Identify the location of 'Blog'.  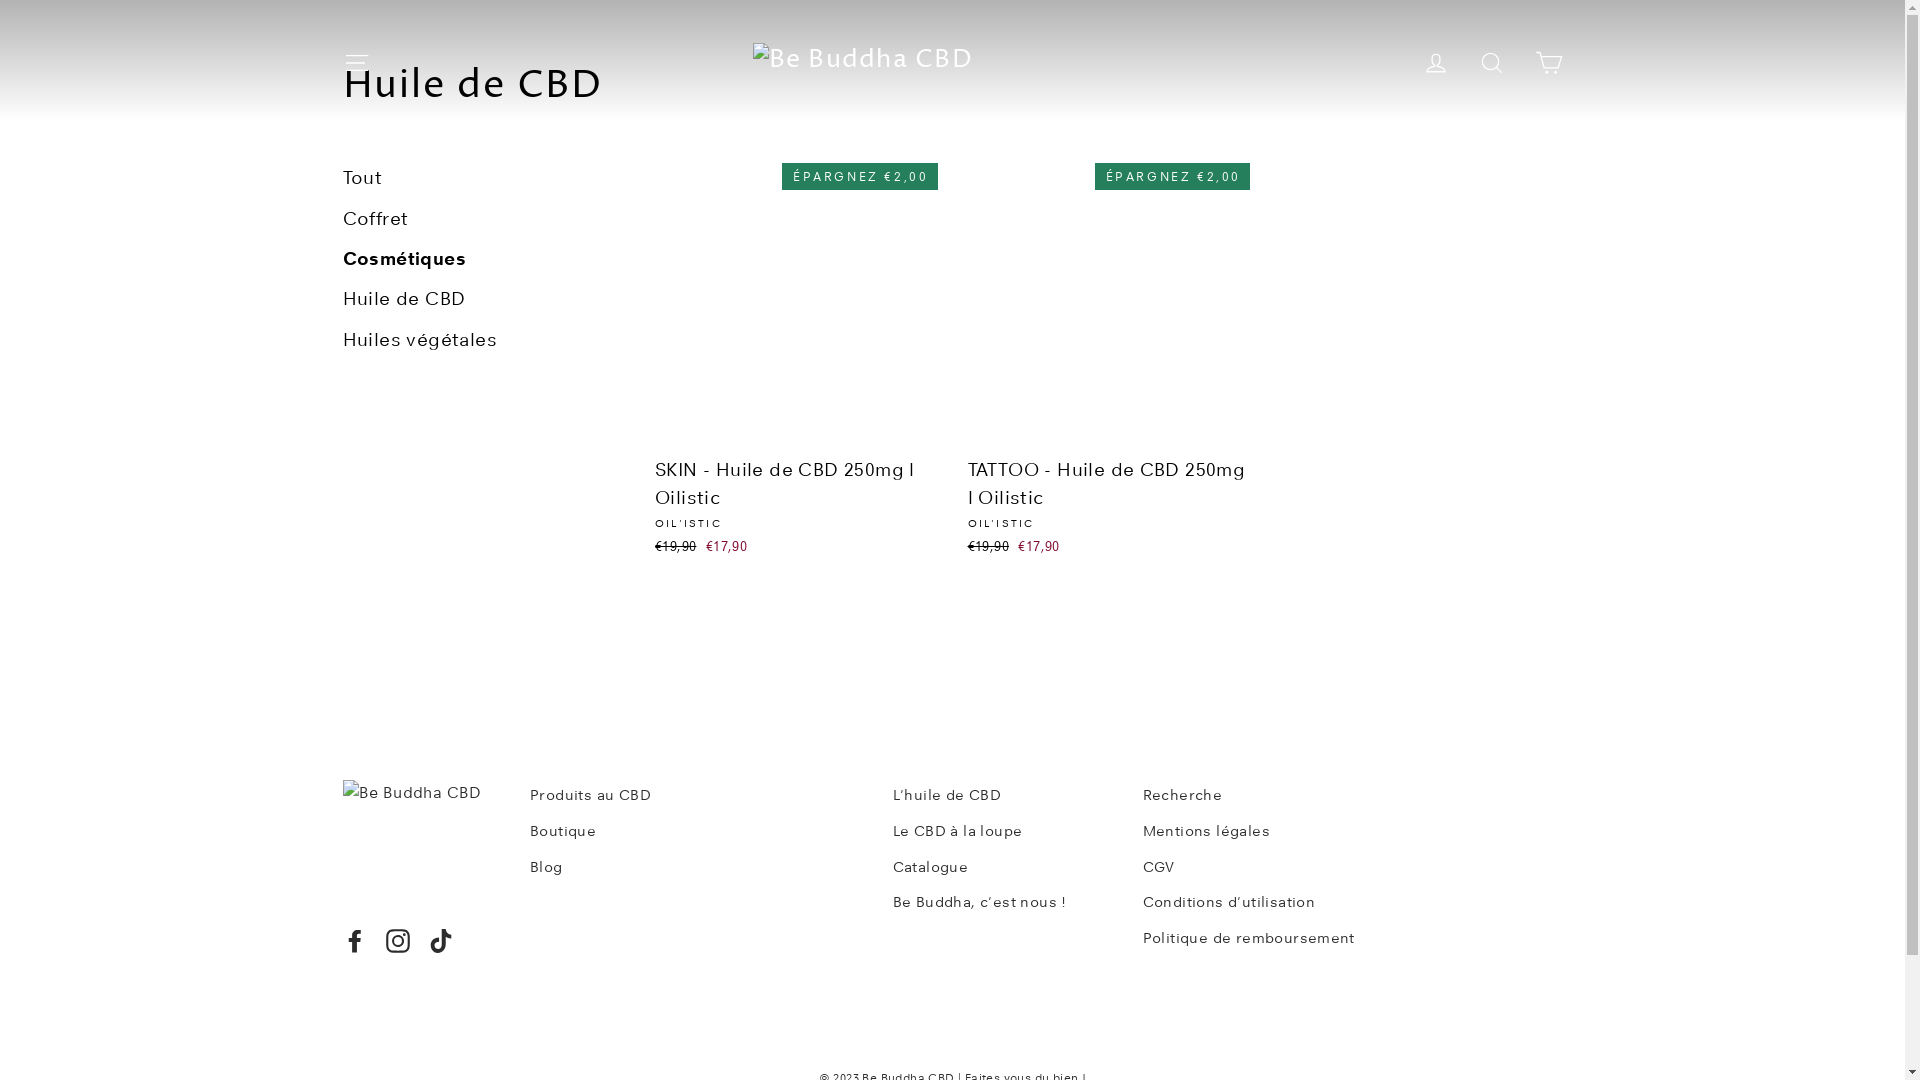
(696, 866).